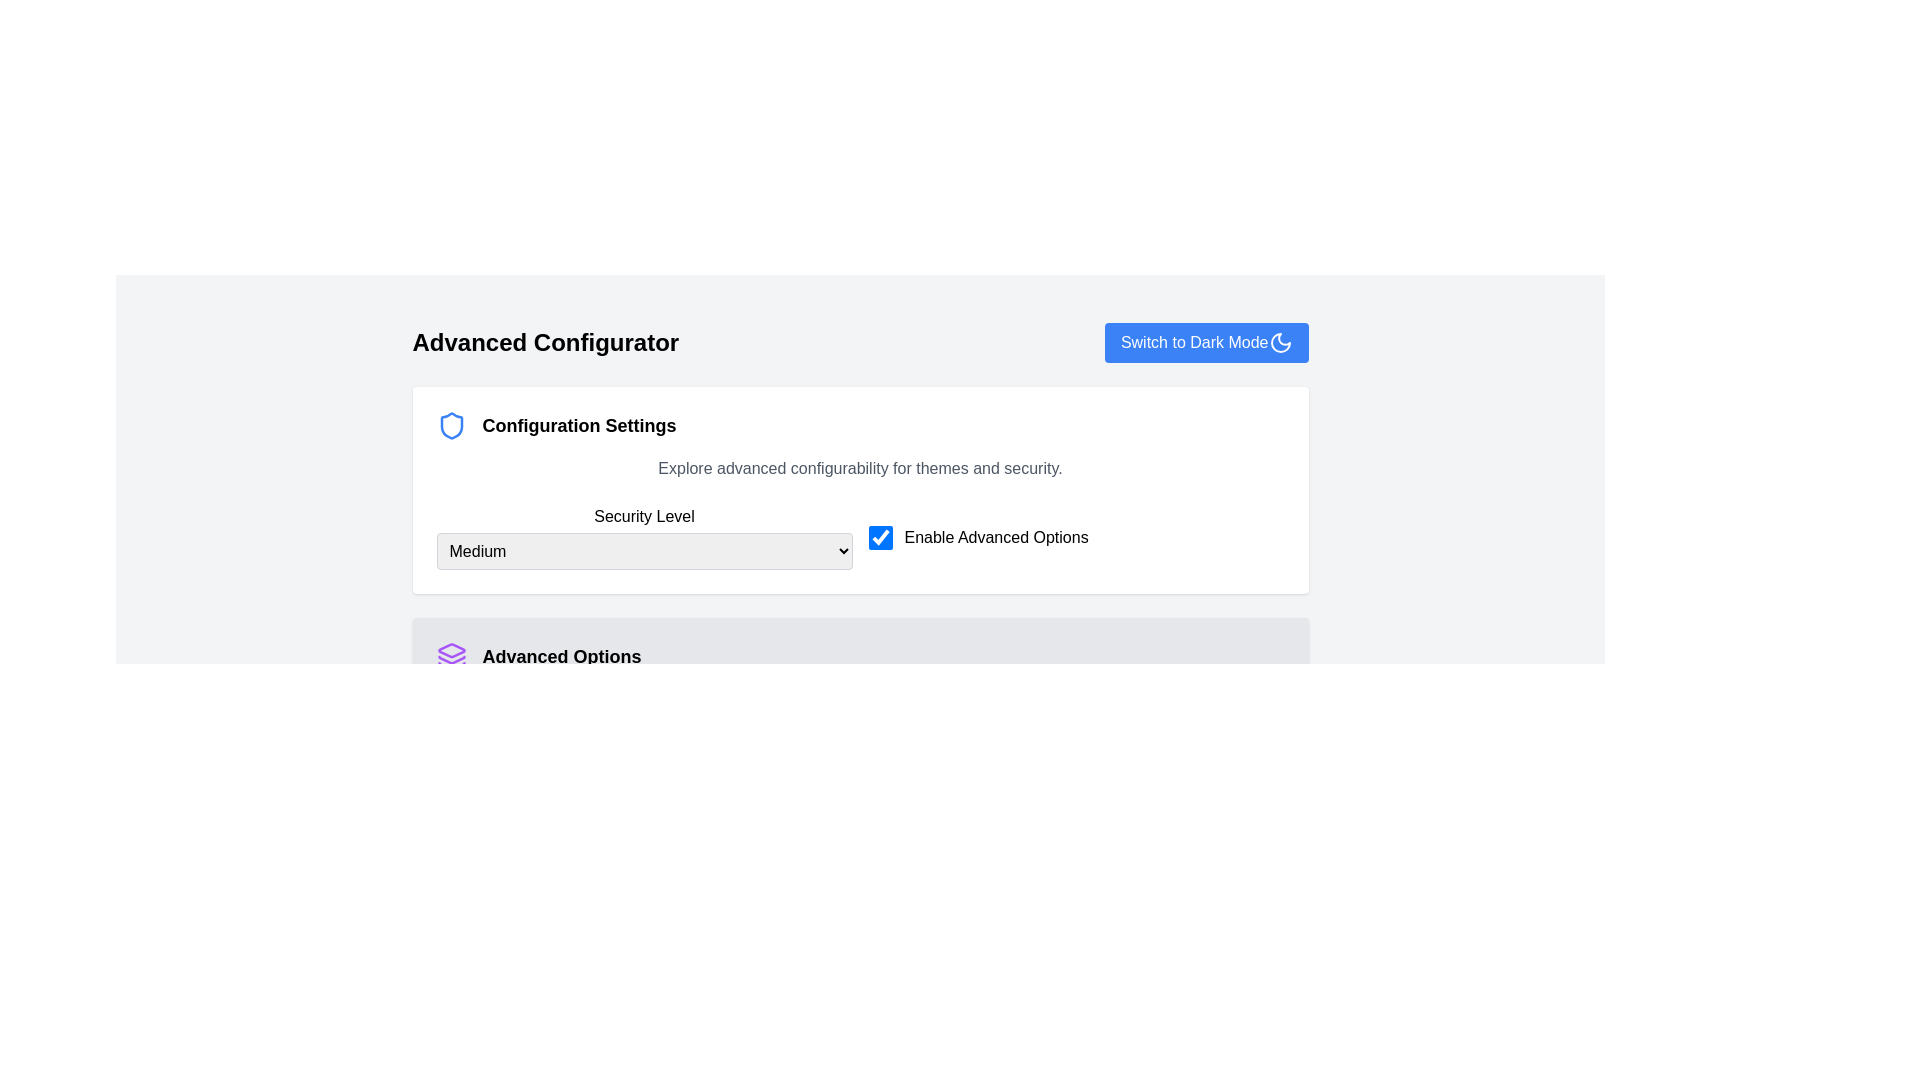  What do you see at coordinates (996, 536) in the screenshot?
I see `the descriptive label located to the right of the checkbox within the 'Configuration Settings' panel` at bounding box center [996, 536].